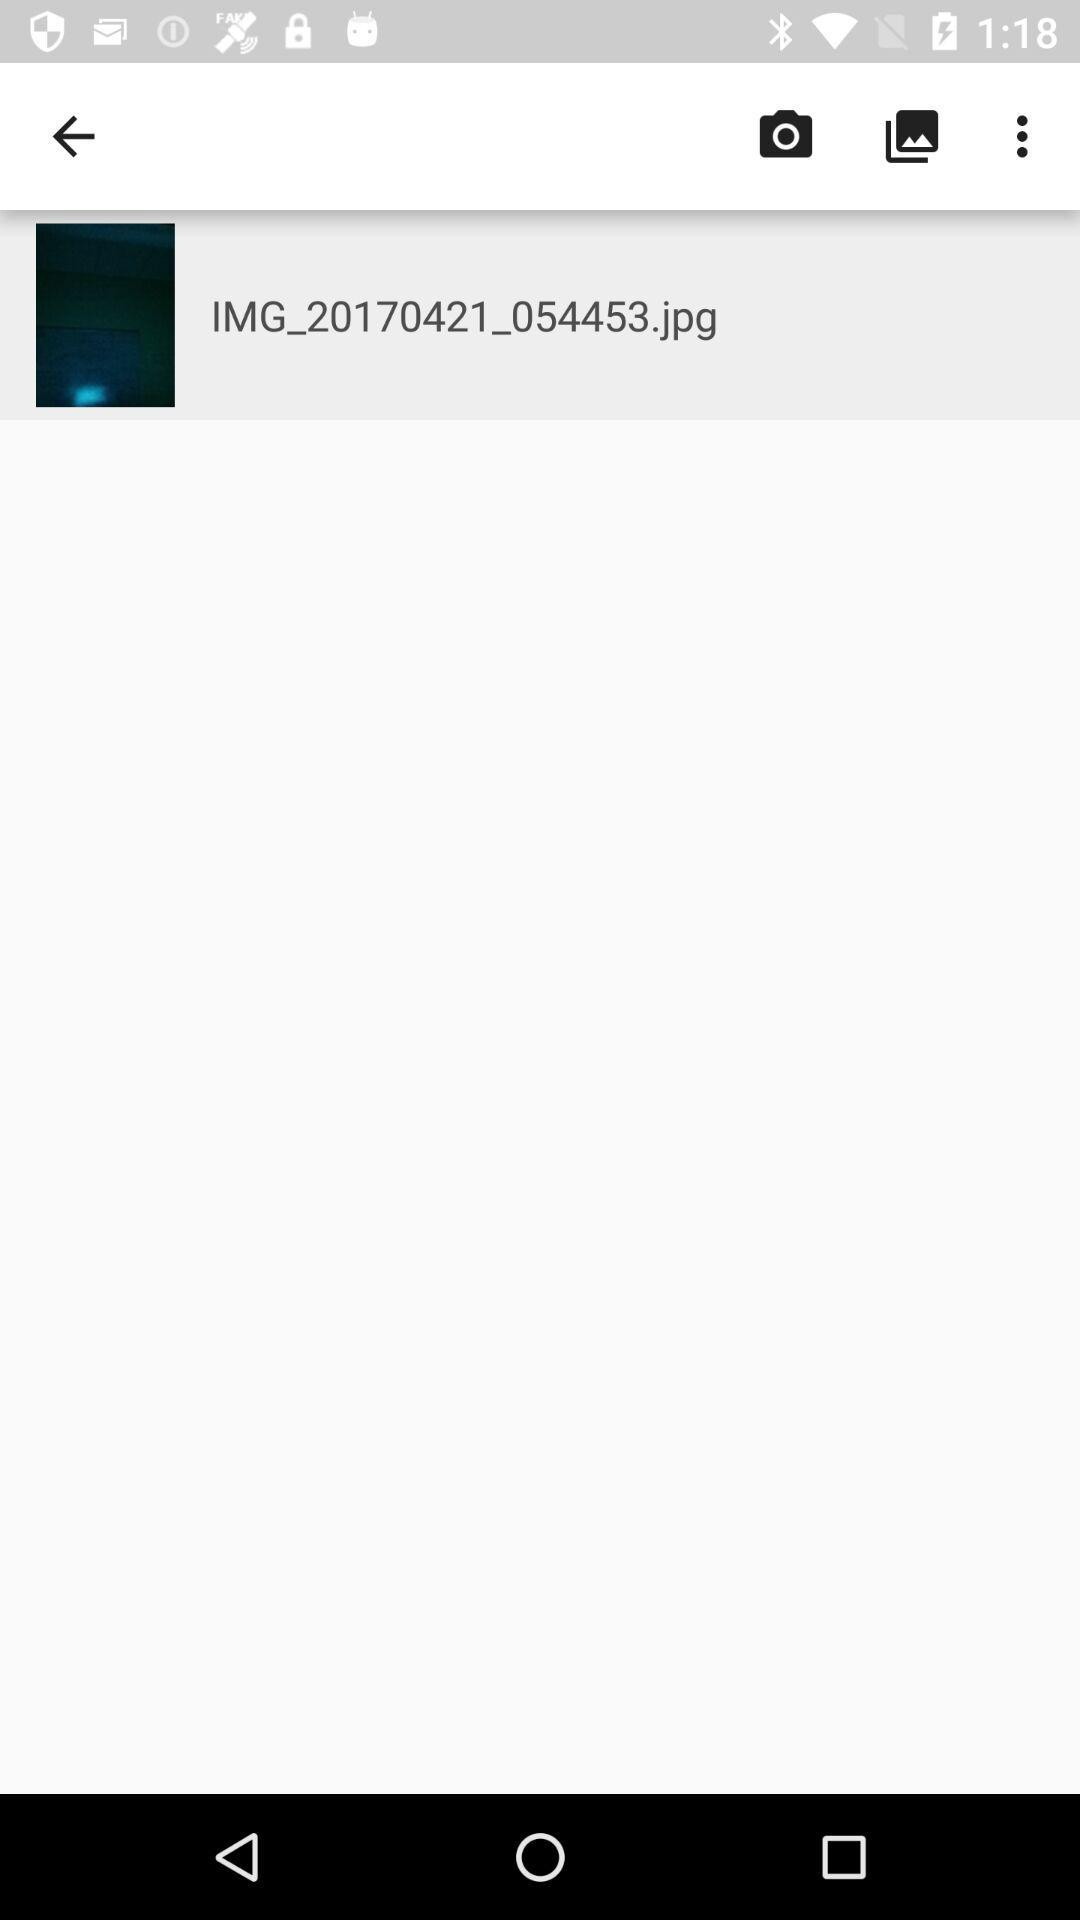 This screenshot has height=1920, width=1080. I want to click on icon above img_20170421_054453.jpg, so click(1027, 135).